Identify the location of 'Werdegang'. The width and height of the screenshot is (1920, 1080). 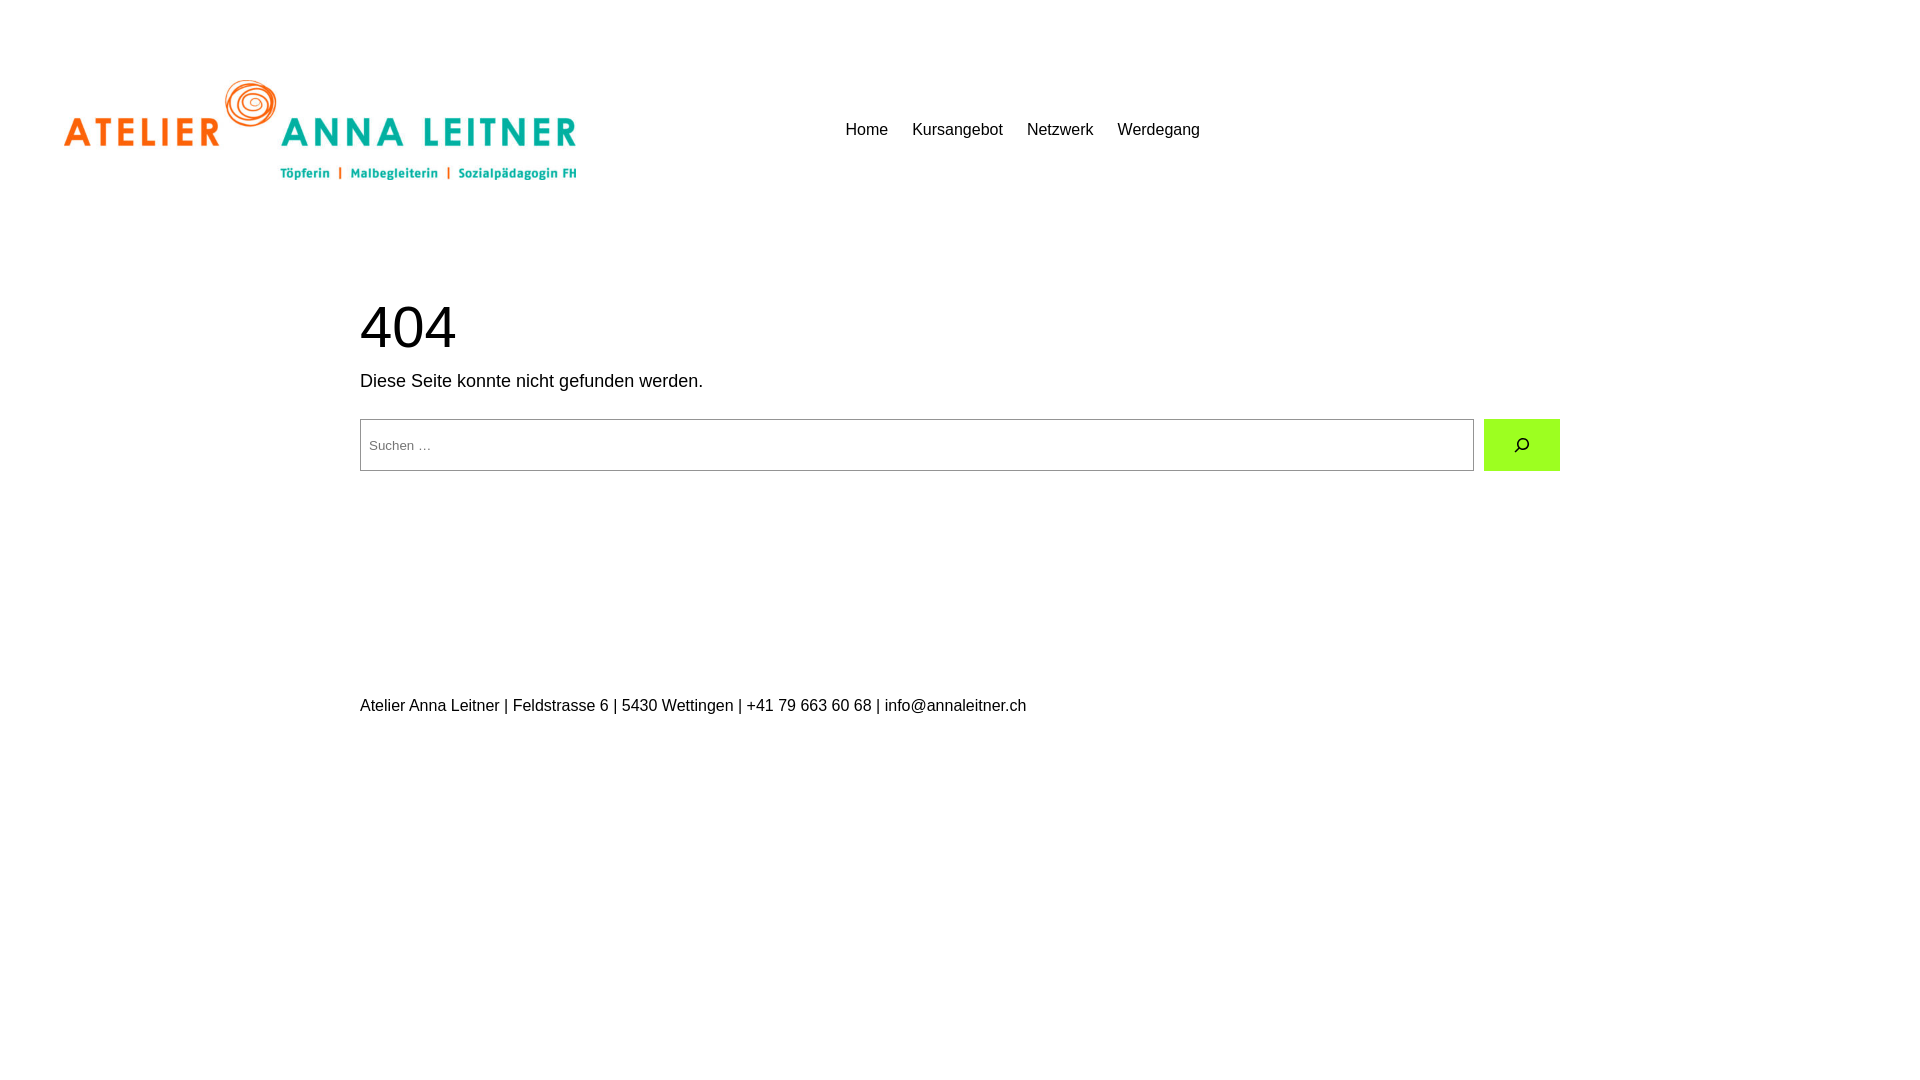
(1158, 130).